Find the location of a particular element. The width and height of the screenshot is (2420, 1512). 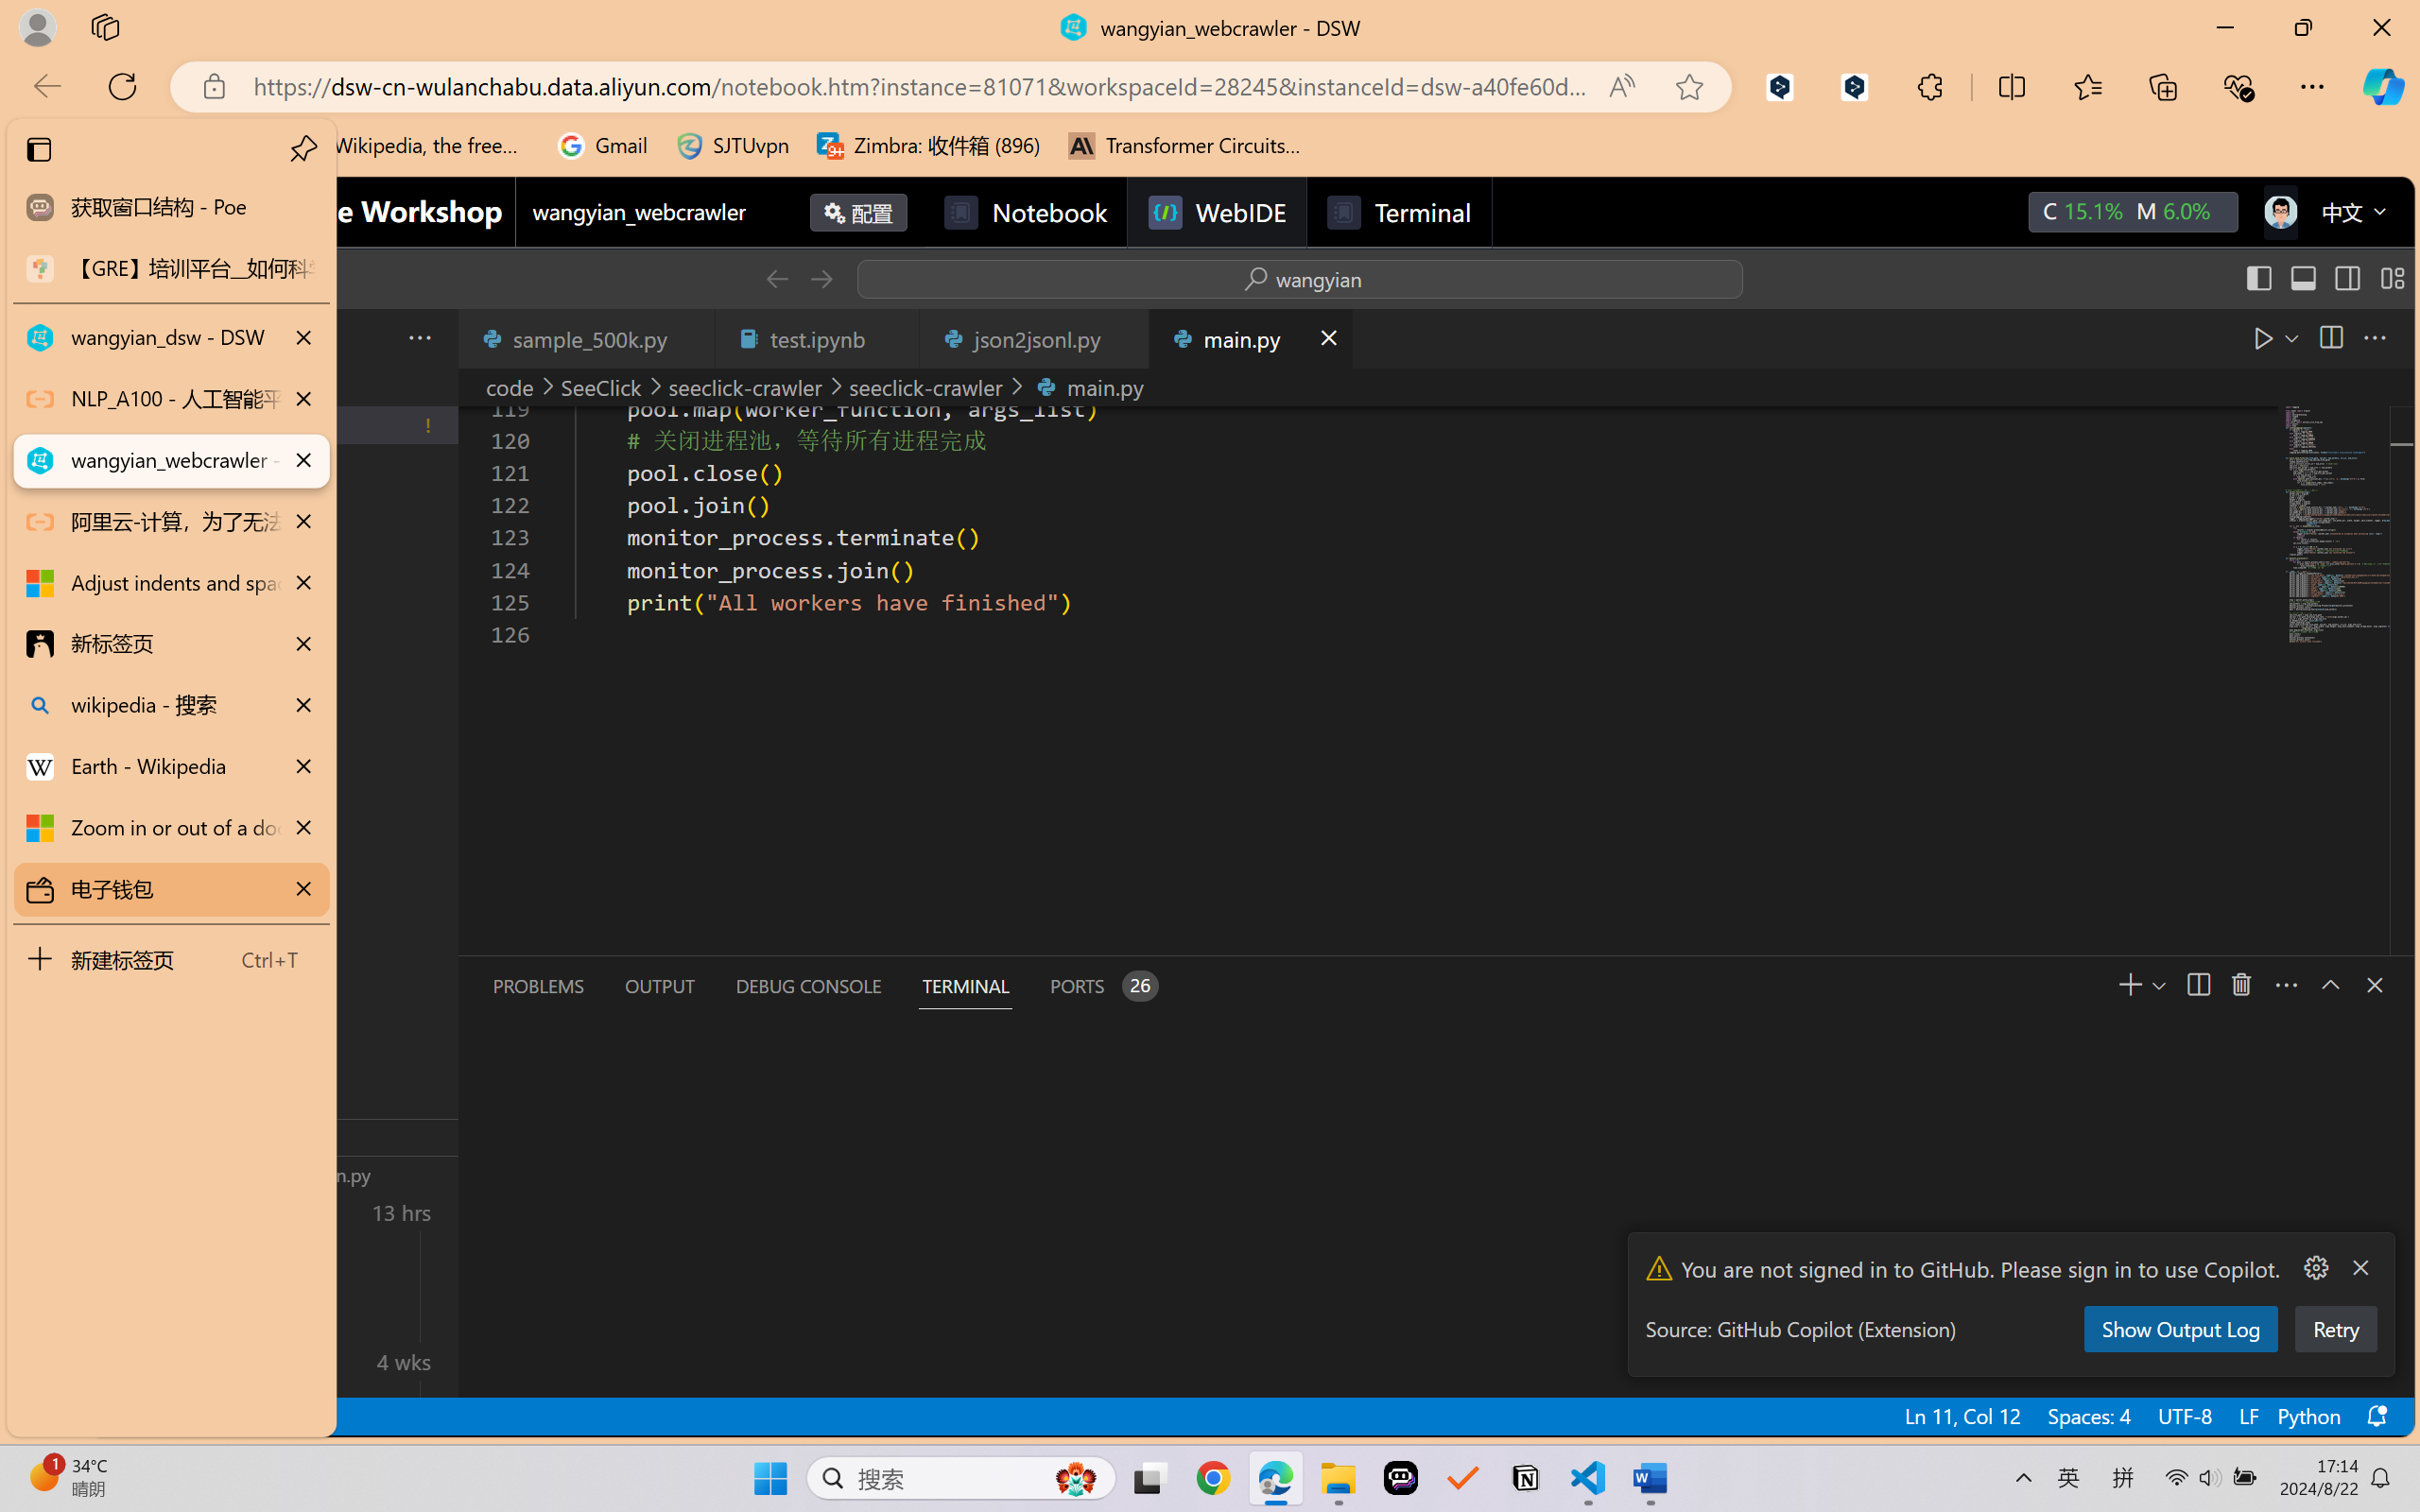

'Toggle Panel (Ctrl+J)' is located at coordinates (2300, 278).